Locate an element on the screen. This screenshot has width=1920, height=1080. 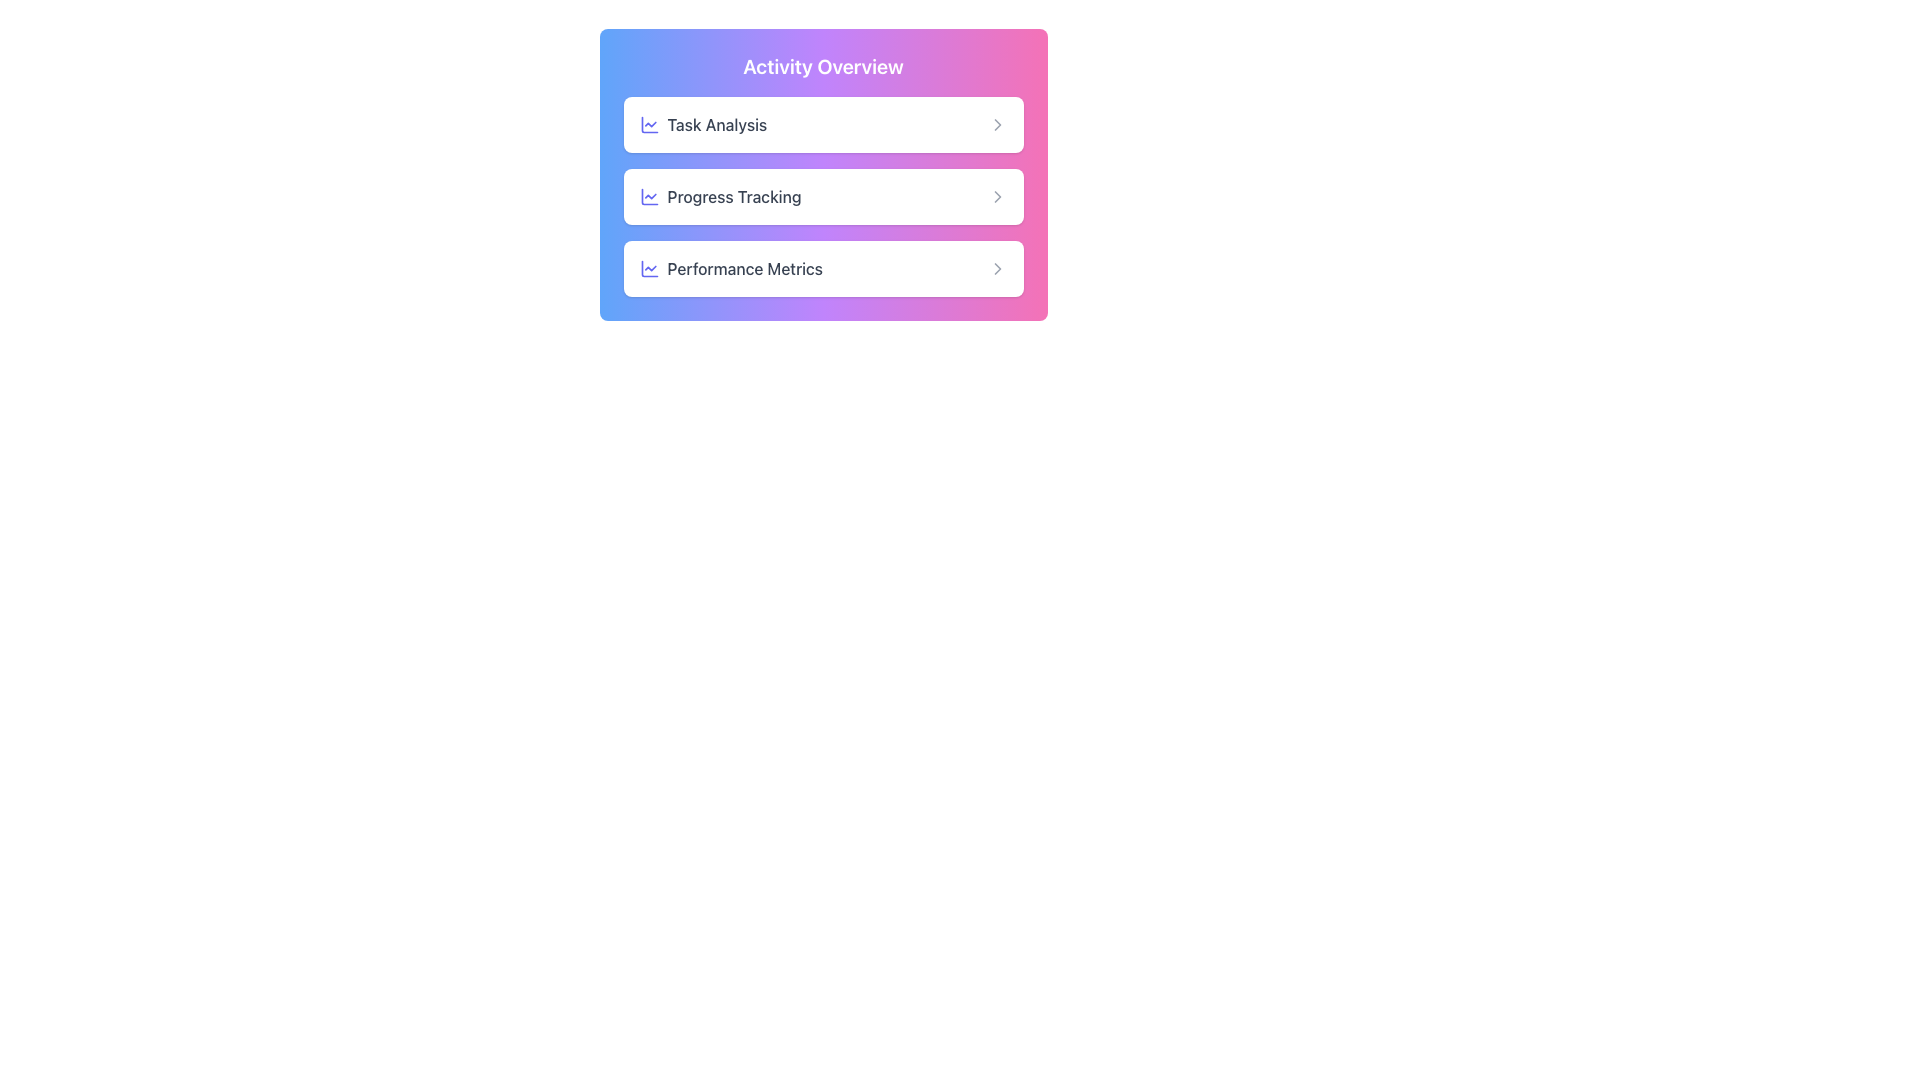
the chart line icon, which is a blue-indigo gradient circular icon located to the left of the 'Performance Metrics' entry in the 'Activity Overview' section is located at coordinates (649, 268).